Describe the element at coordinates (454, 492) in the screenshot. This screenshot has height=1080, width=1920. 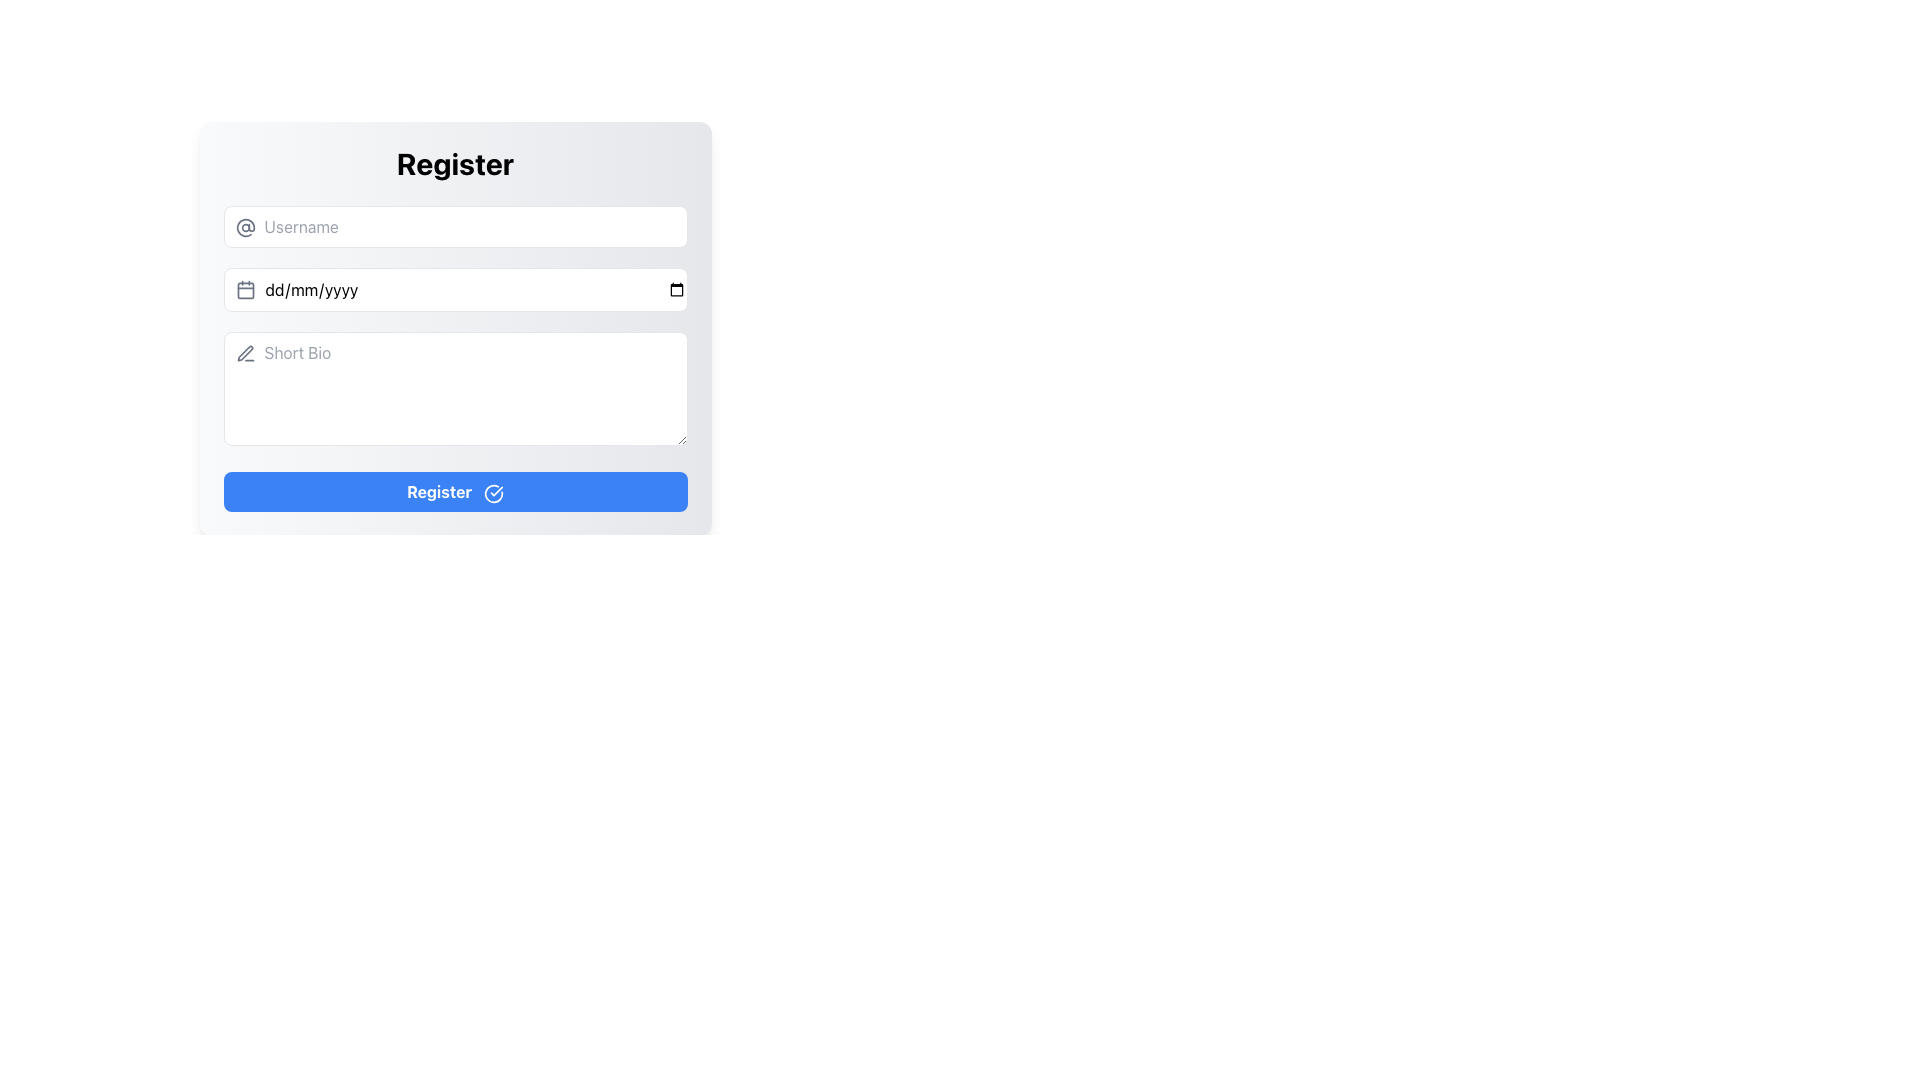
I see `the rectangular blue button labeled 'Register' at the bottom of the form` at that location.